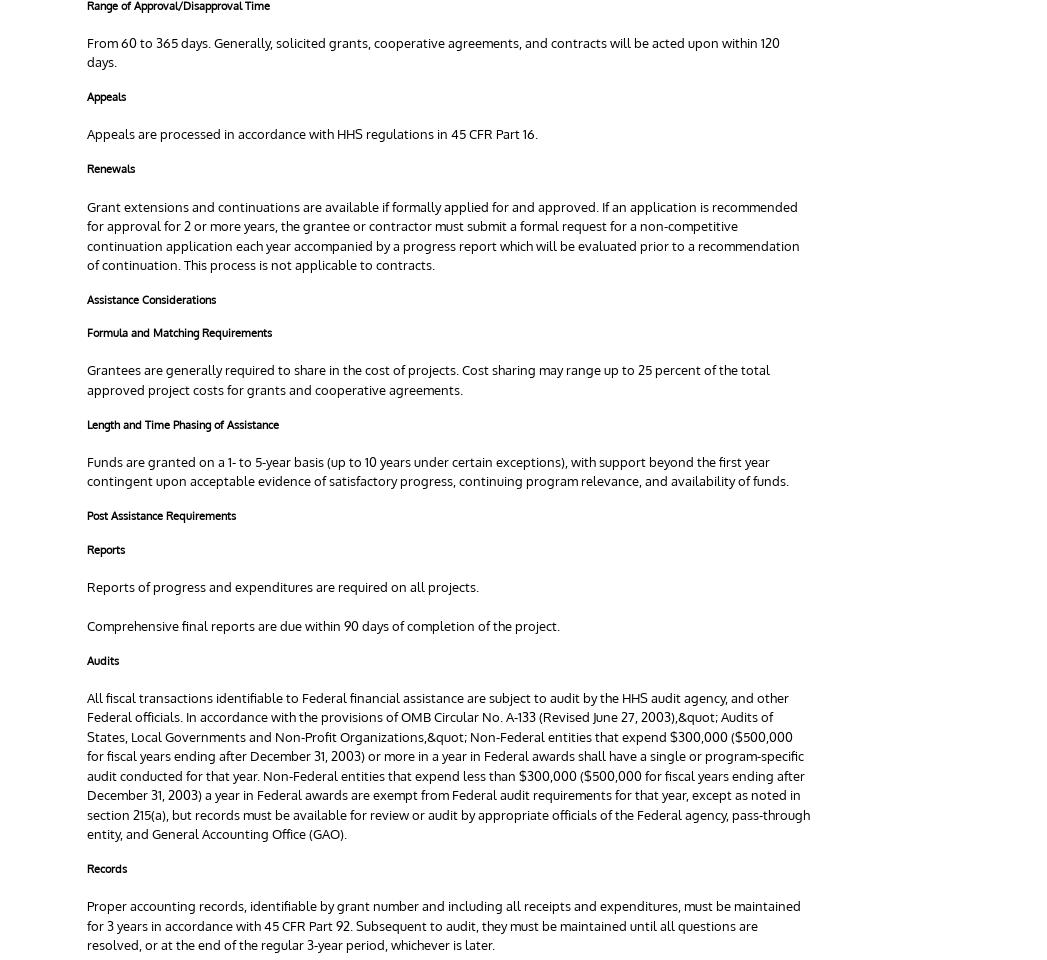 The image size is (1047, 960). Describe the element at coordinates (87, 659) in the screenshot. I see `'Audits'` at that location.